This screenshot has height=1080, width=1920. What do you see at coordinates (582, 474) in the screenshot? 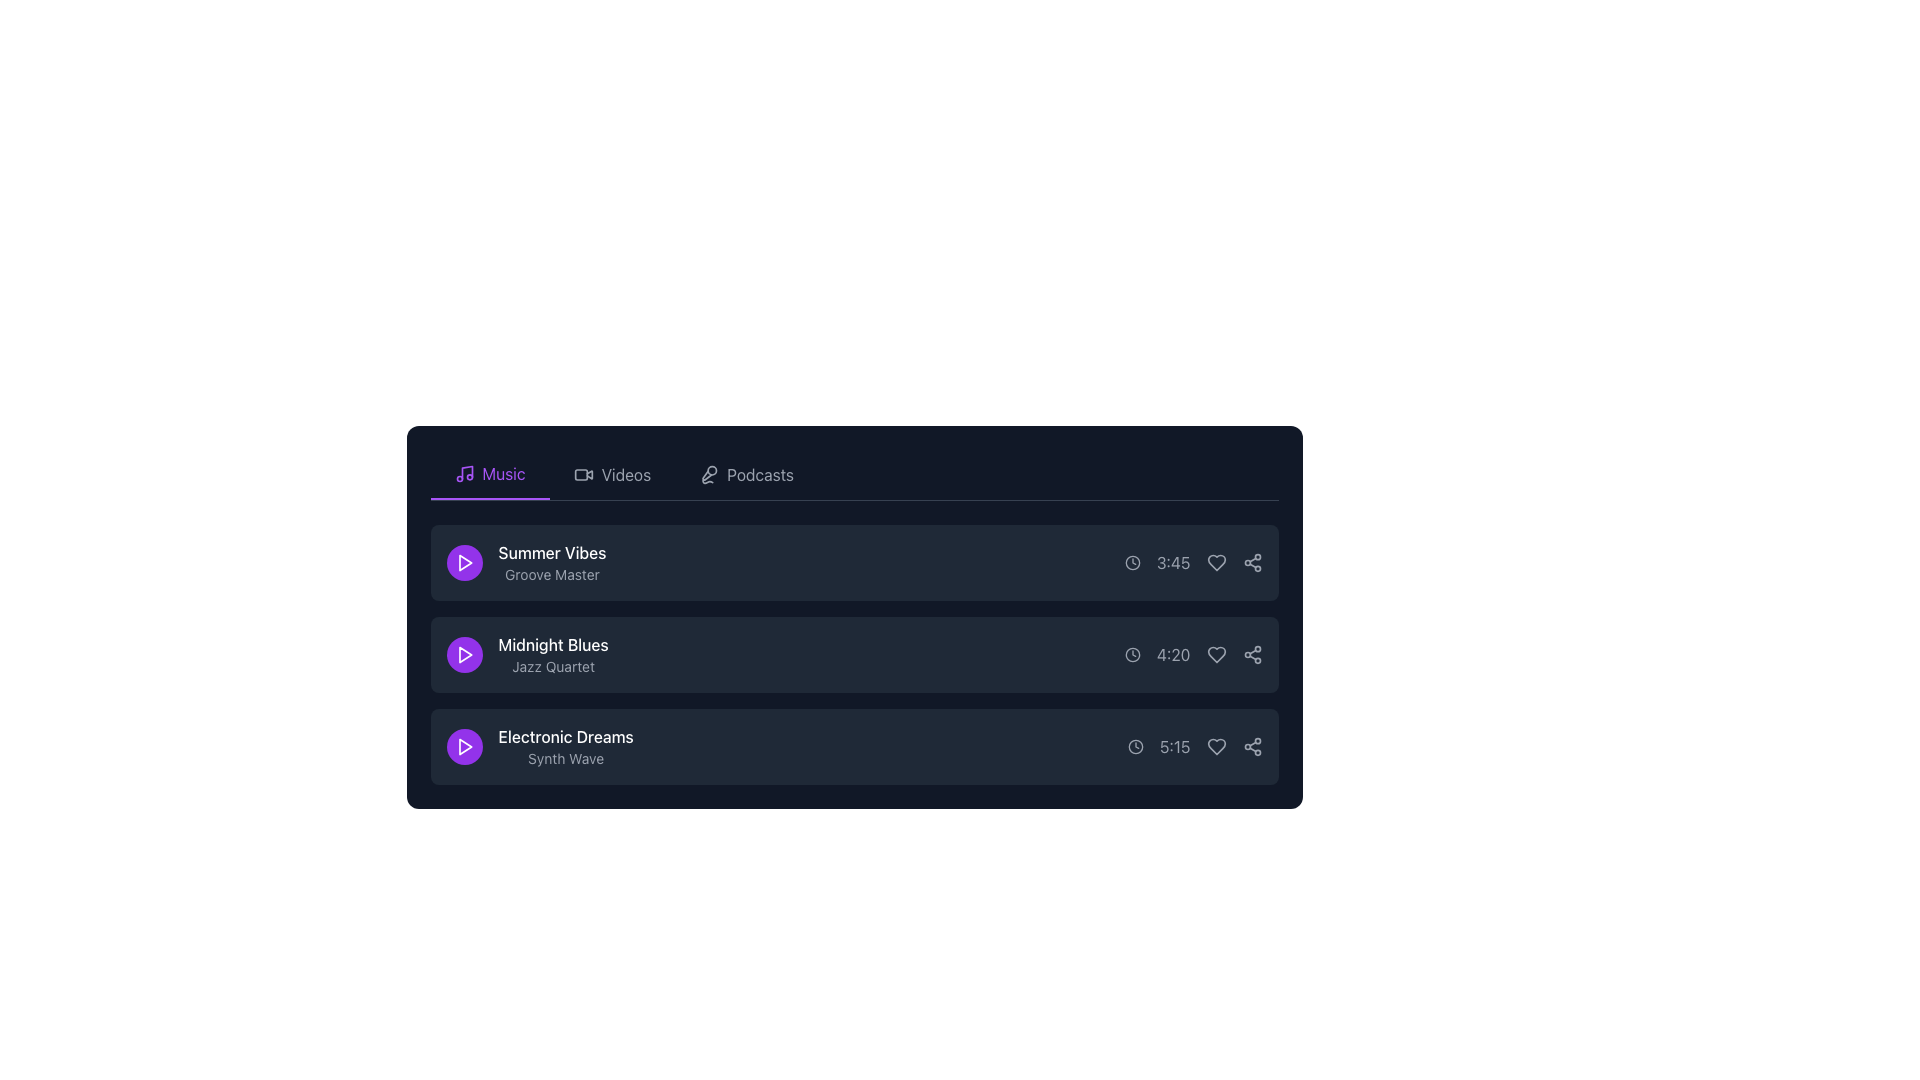
I see `the video camera icon, which is the second item in the horizontal tab group labeled 'Music,' 'Videos,' and 'Podcasts'` at bounding box center [582, 474].